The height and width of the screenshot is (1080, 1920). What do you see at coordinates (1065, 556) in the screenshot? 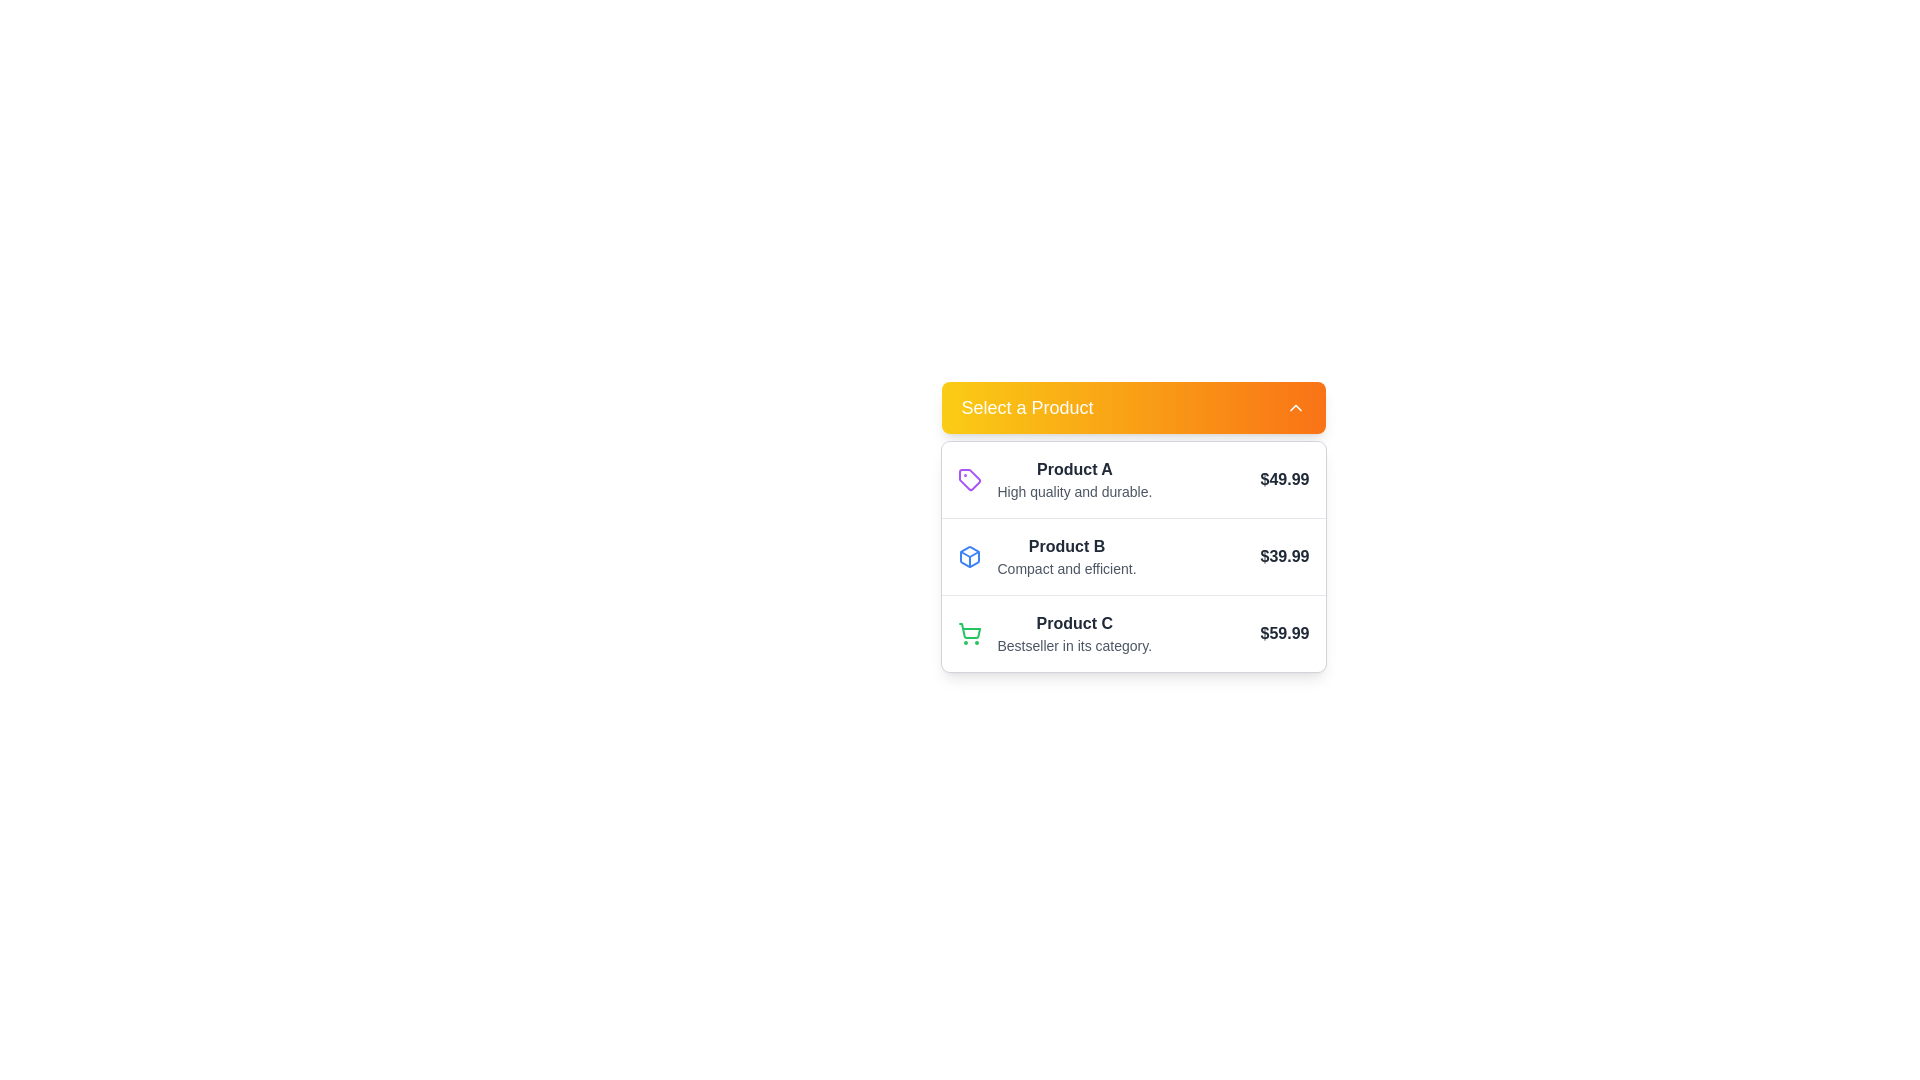
I see `the multi-line text block titled 'Product B'` at bounding box center [1065, 556].